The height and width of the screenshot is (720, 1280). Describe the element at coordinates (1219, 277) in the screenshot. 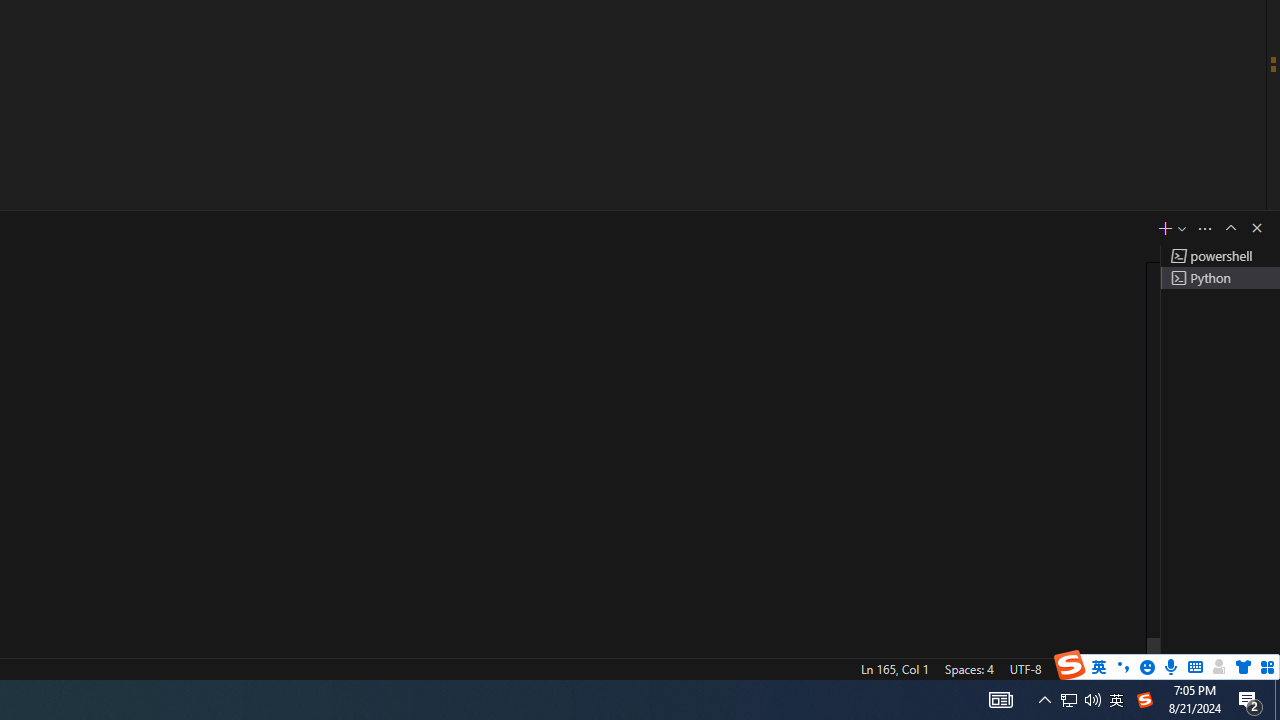

I see `'Terminal 3 Python'` at that location.